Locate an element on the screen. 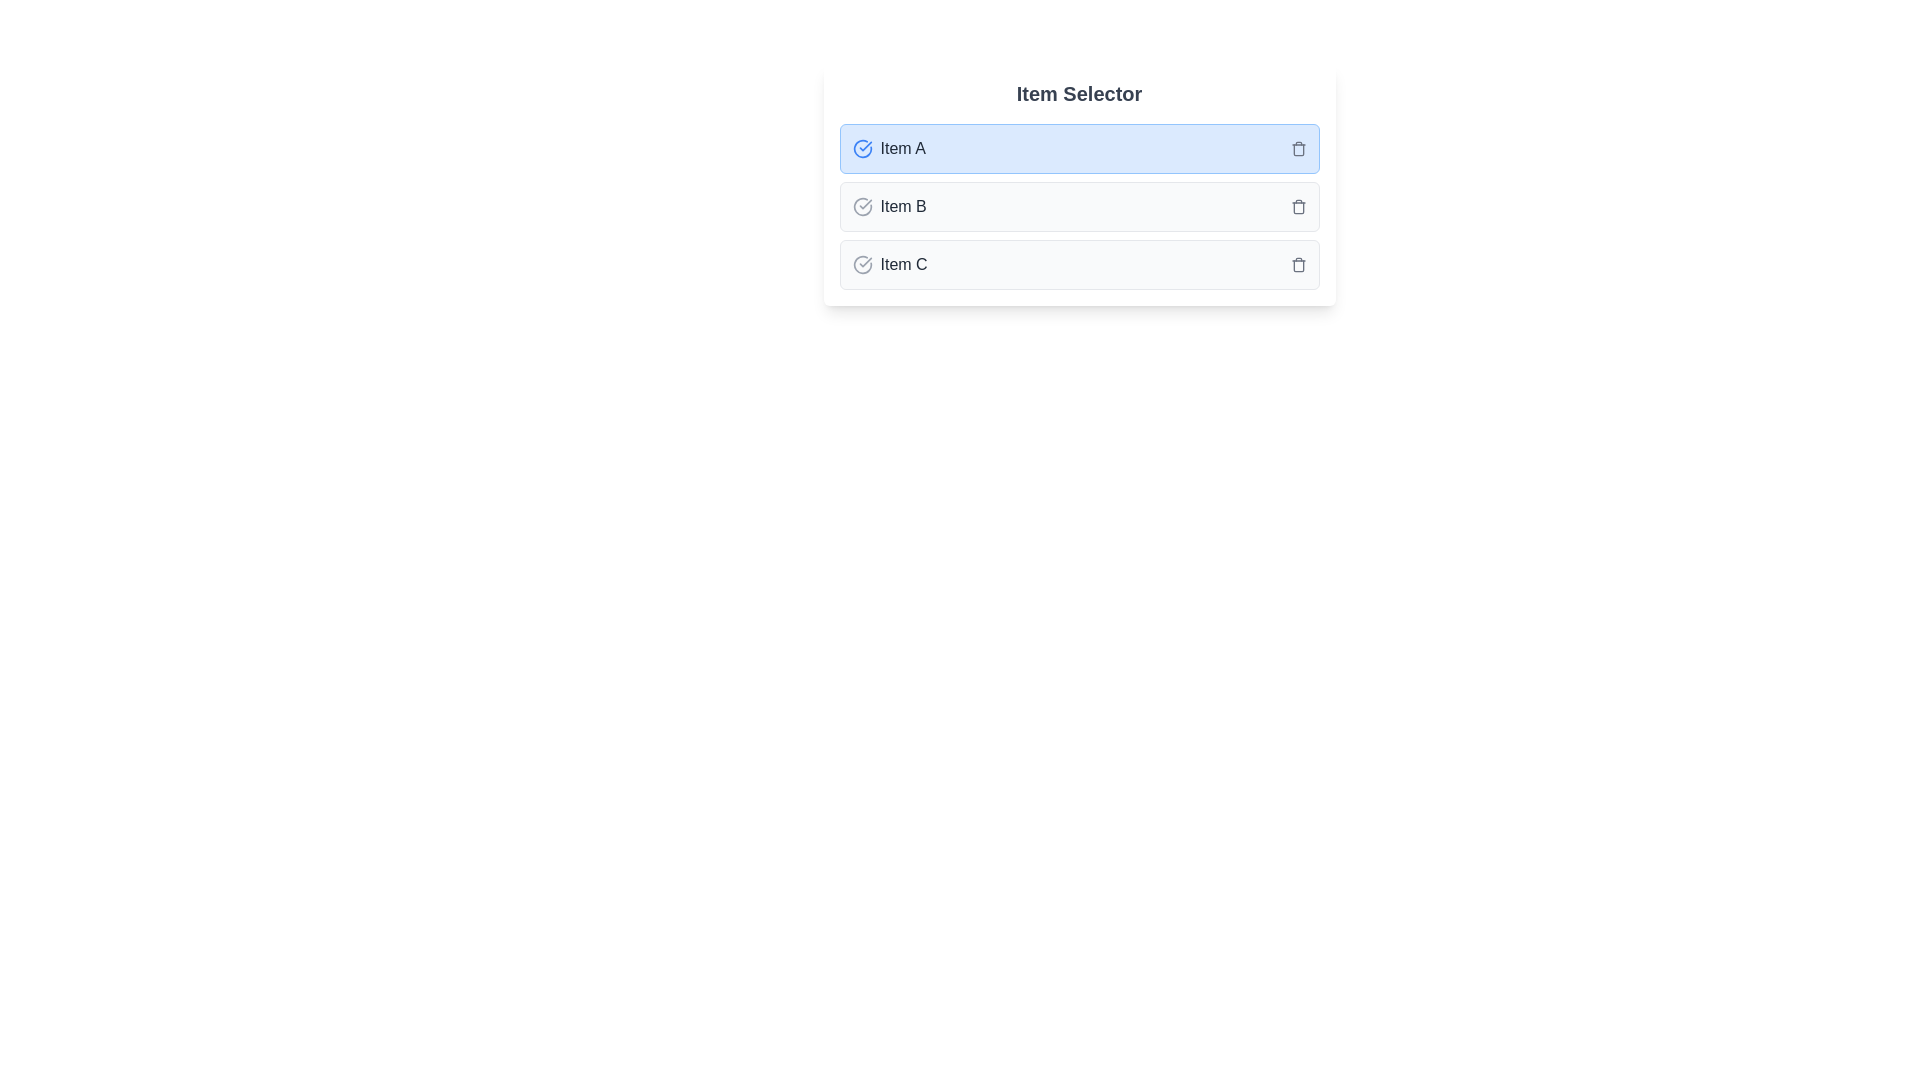 This screenshot has width=1920, height=1080. the text label reading 'Item B', which is styled with a medium-weight font and gray color, located in the horizontal middle of the 'Item Selector' list, corresponding to the second item in the list is located at coordinates (902, 207).